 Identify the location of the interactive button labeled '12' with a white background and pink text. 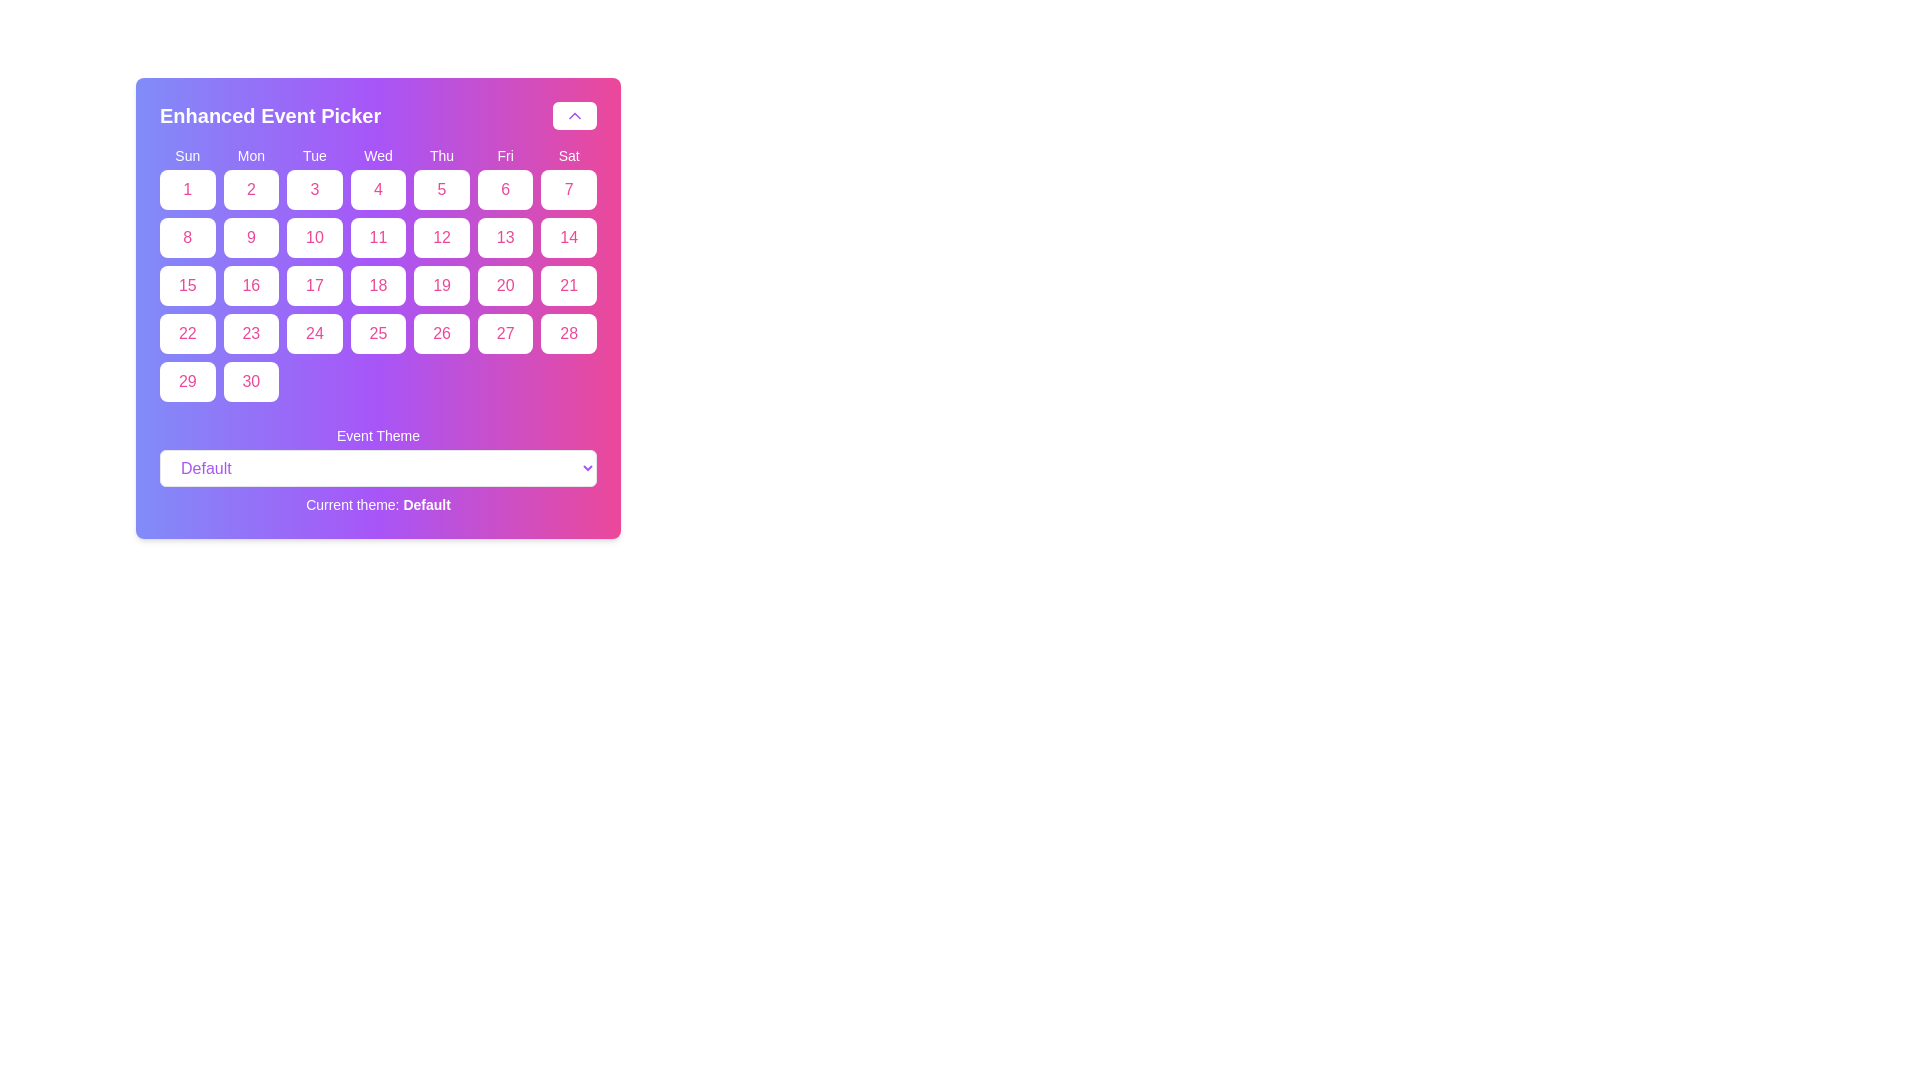
(440, 237).